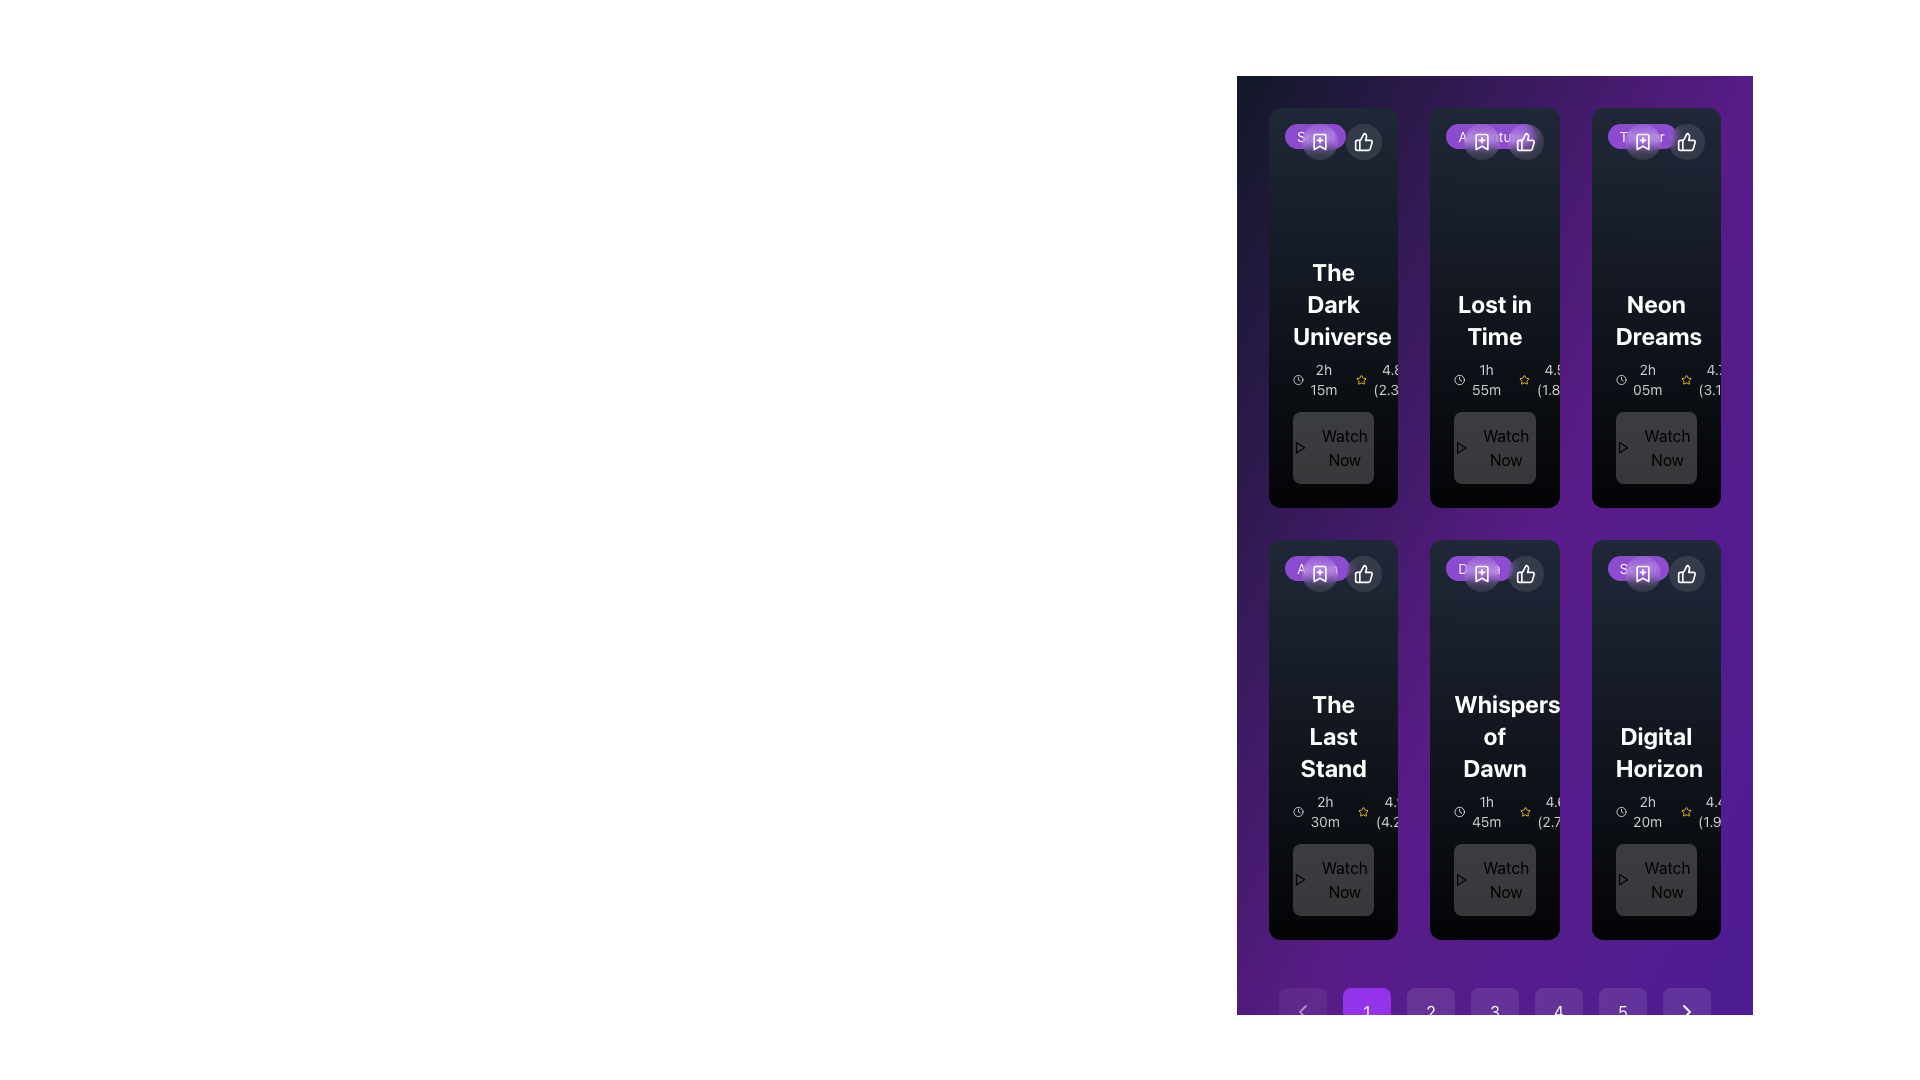 This screenshot has height=1080, width=1920. Describe the element at coordinates (1523, 379) in the screenshot. I see `the yellow star-shaped icon that represents a rating value, located in the second row, first column of the grid layout` at that location.